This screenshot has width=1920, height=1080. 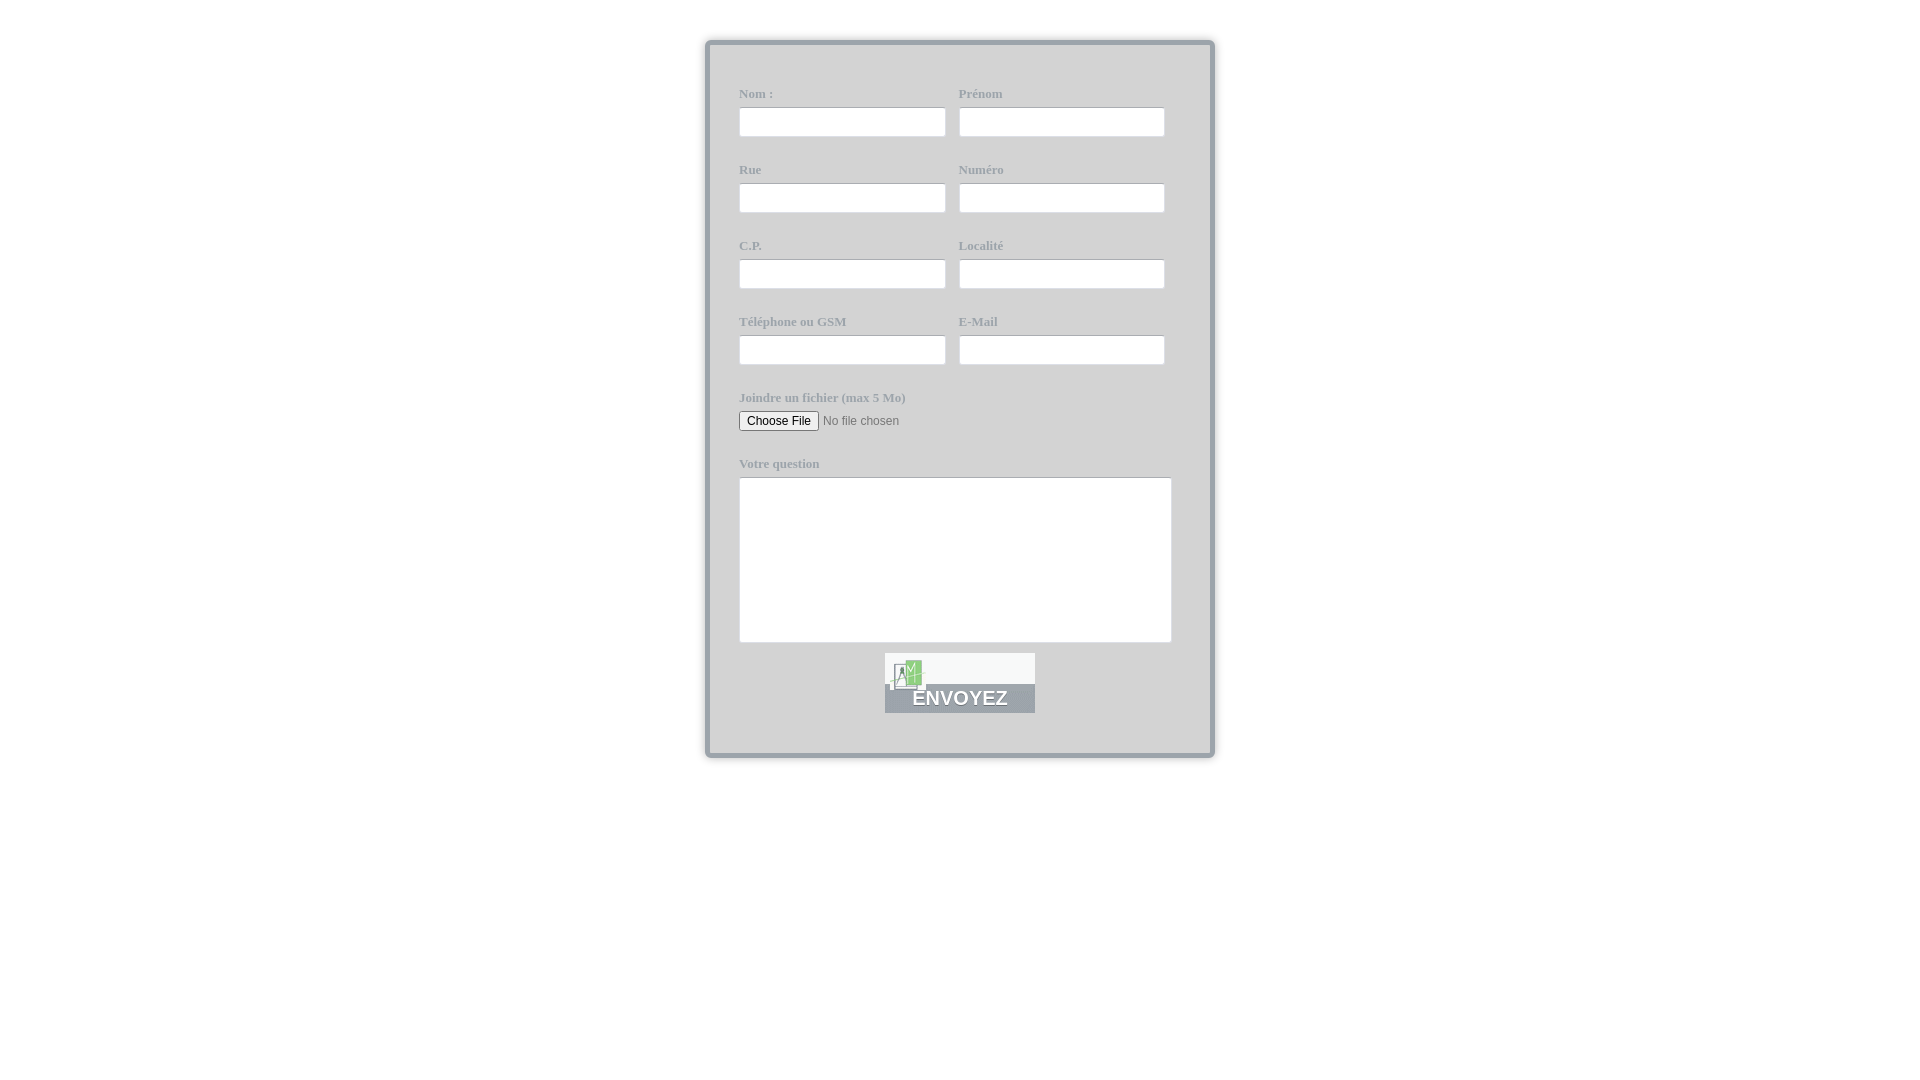 I want to click on 'ENVOYEZ', so click(x=883, y=681).